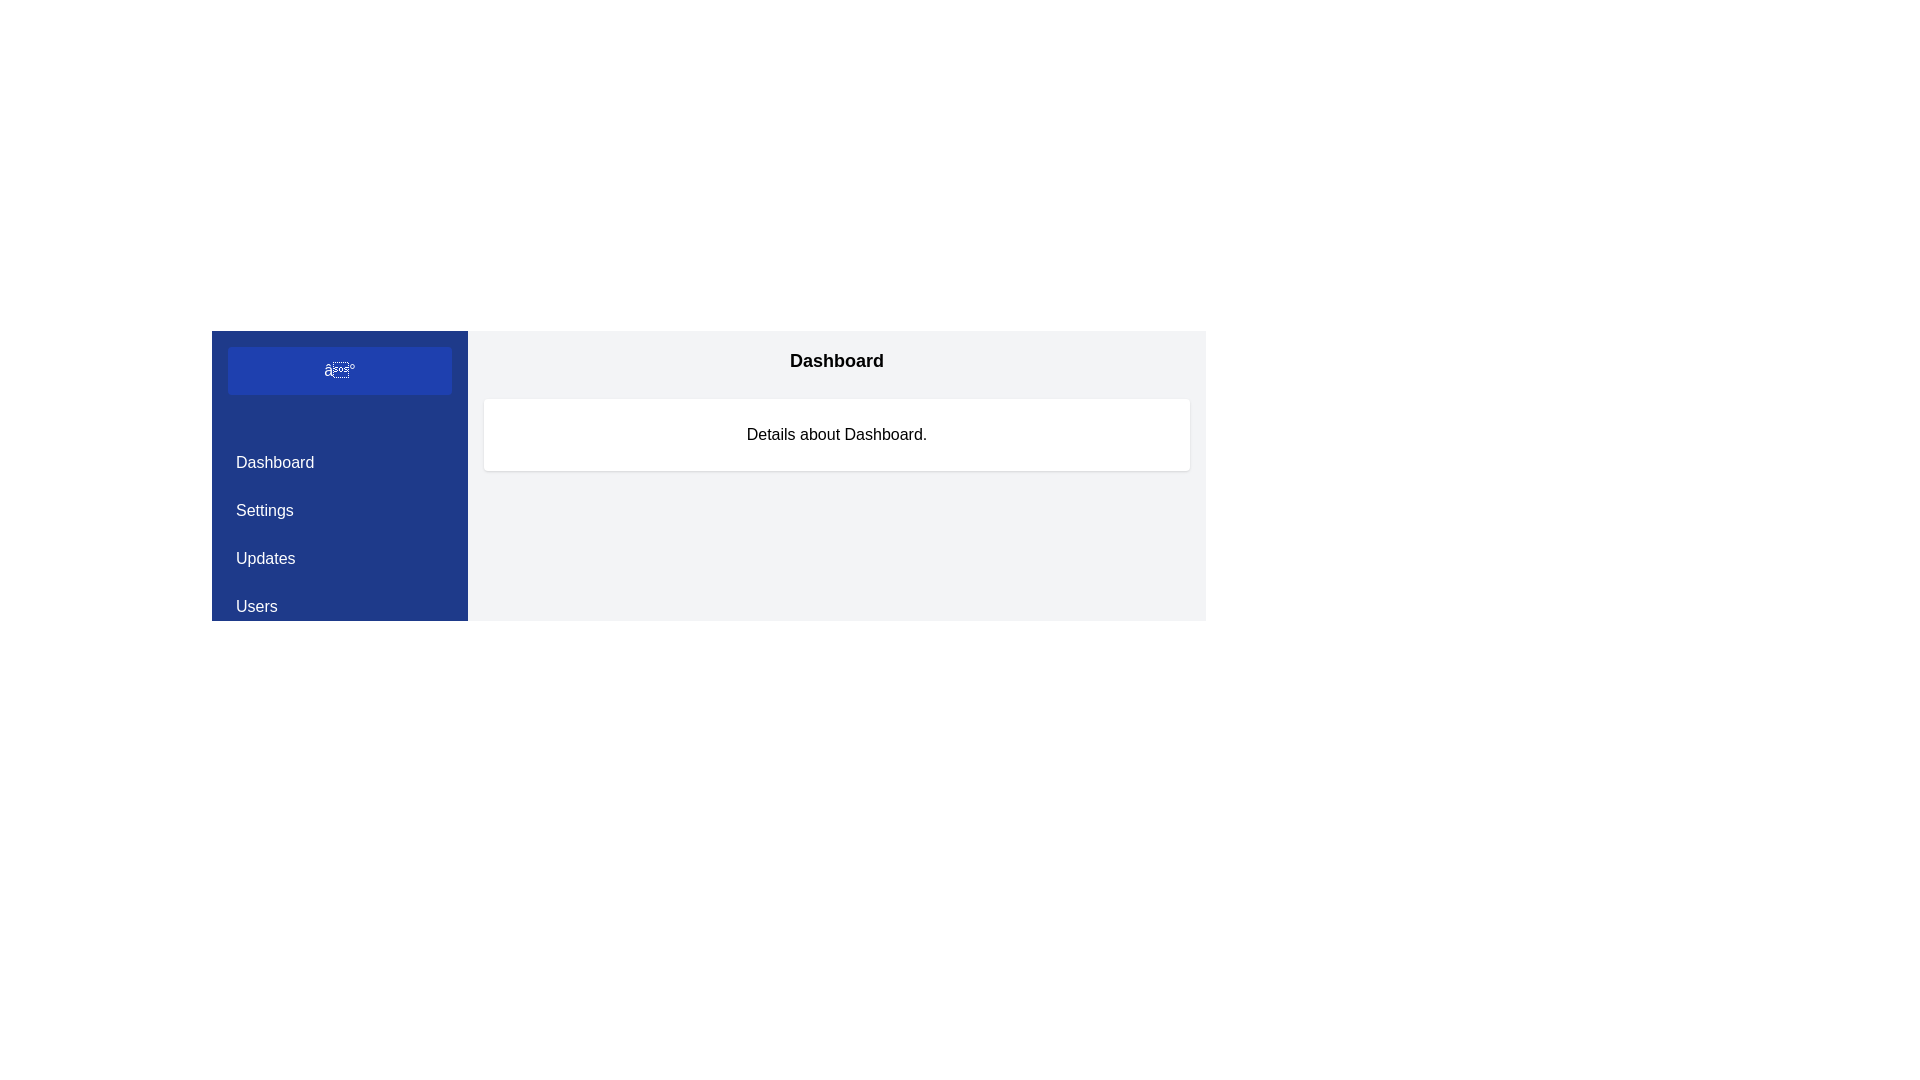 Image resolution: width=1920 pixels, height=1080 pixels. I want to click on the 'Users' text label in the sidebar navigation menu, located near the bottom of the visible list, so click(255, 605).